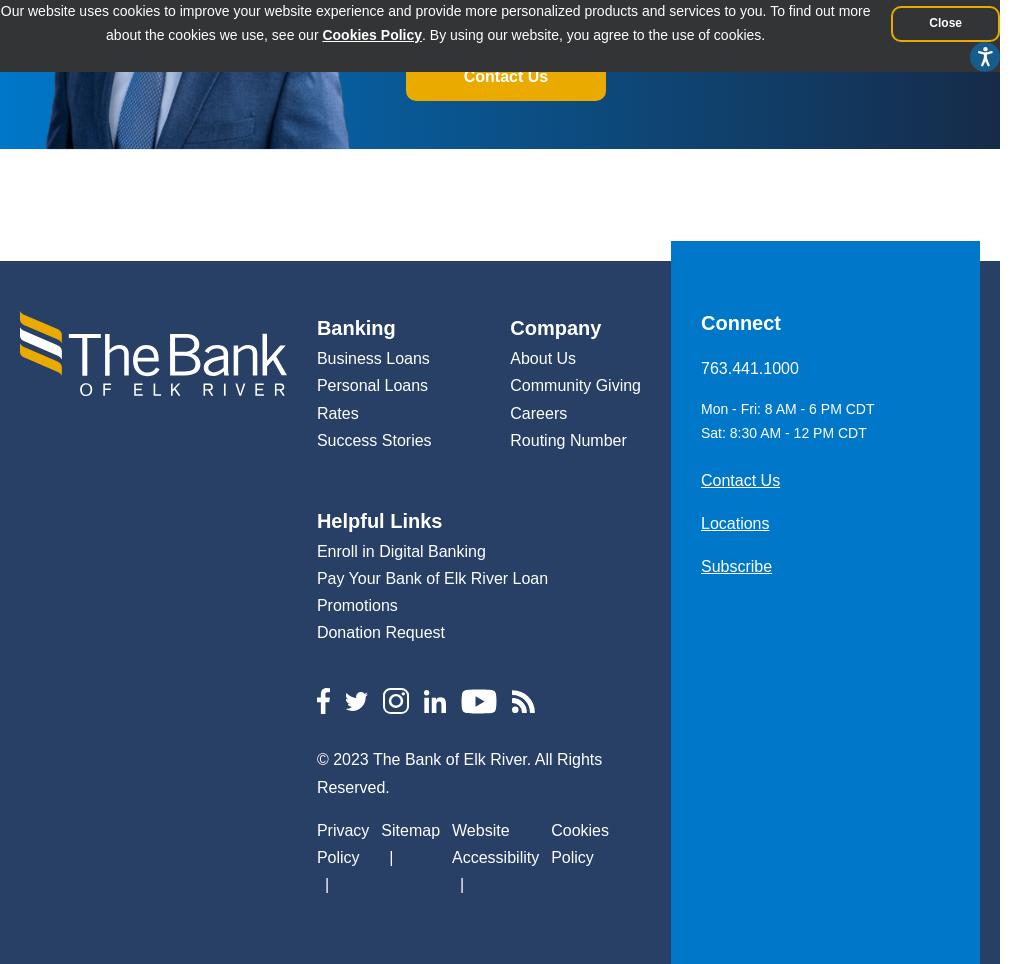  I want to click on 'Rates', so click(337, 411).